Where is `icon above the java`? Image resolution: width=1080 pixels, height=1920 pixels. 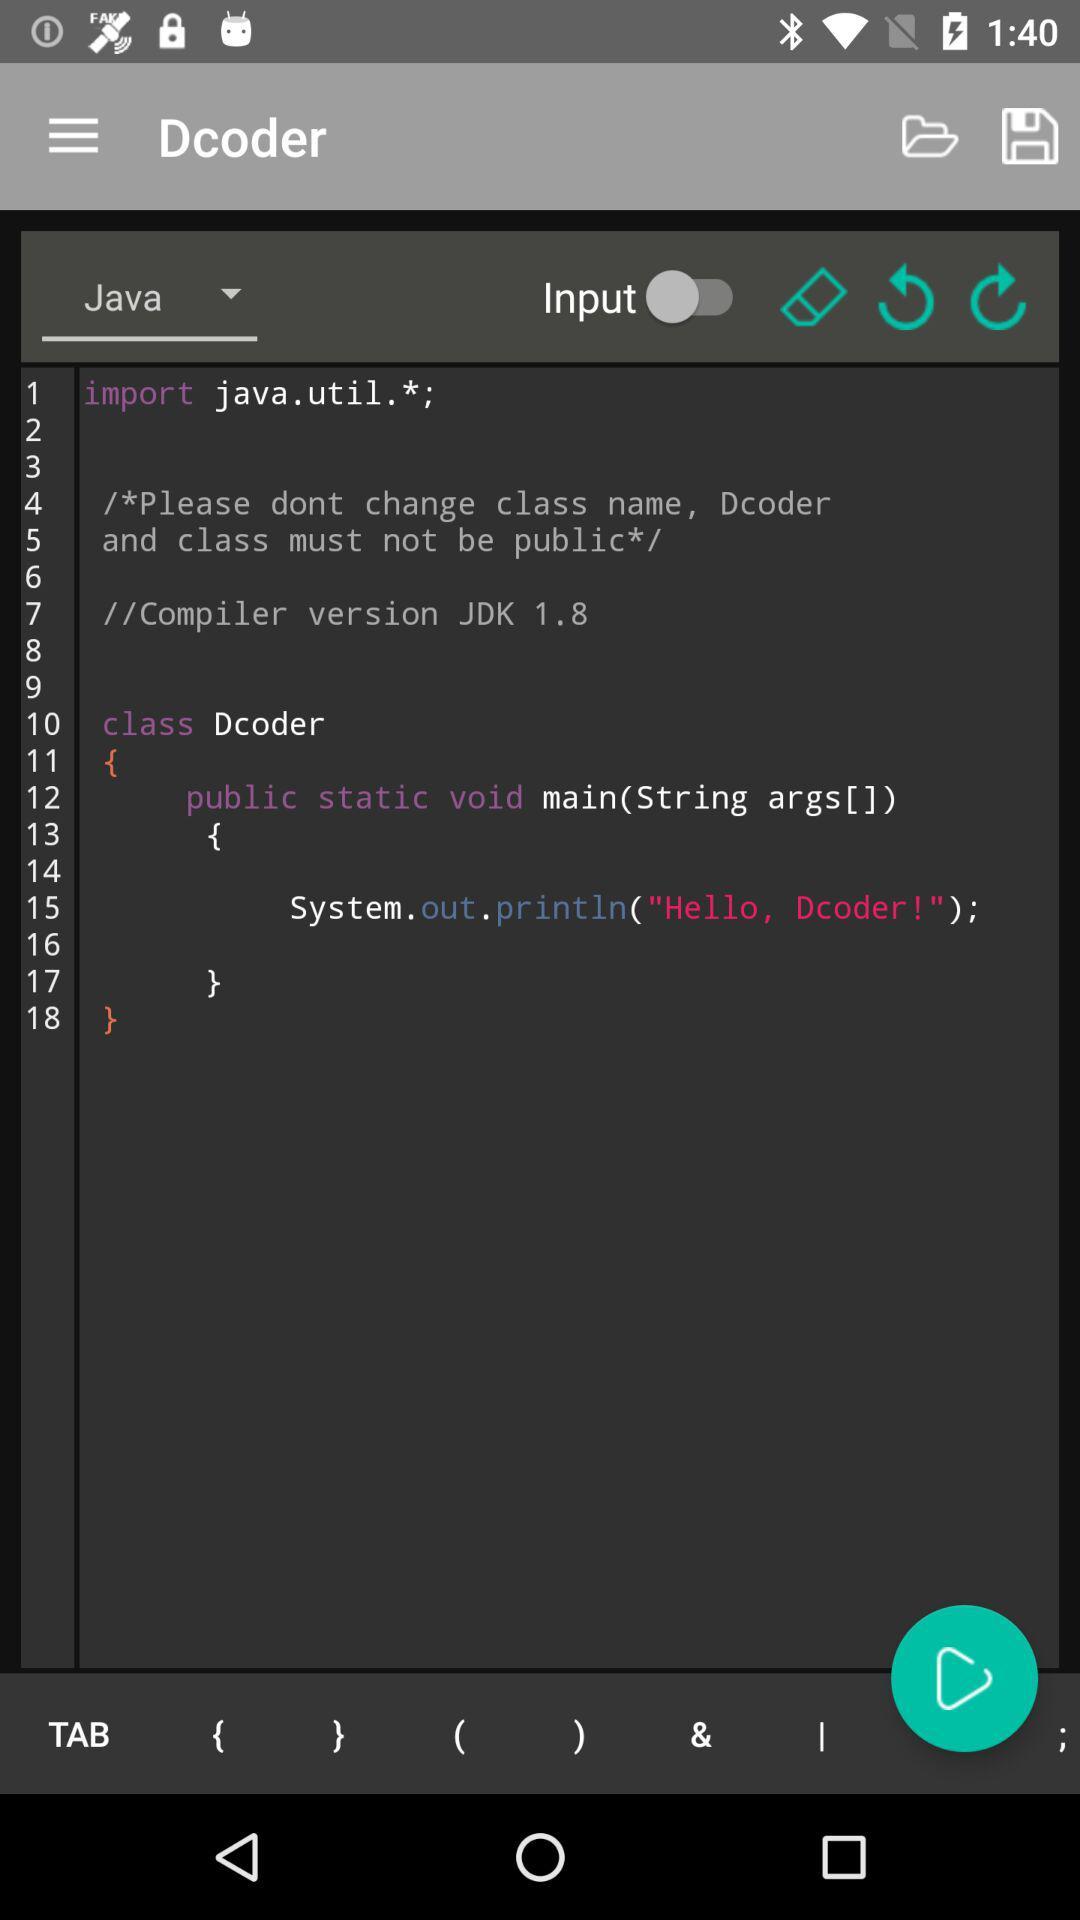
icon above the java is located at coordinates (72, 135).